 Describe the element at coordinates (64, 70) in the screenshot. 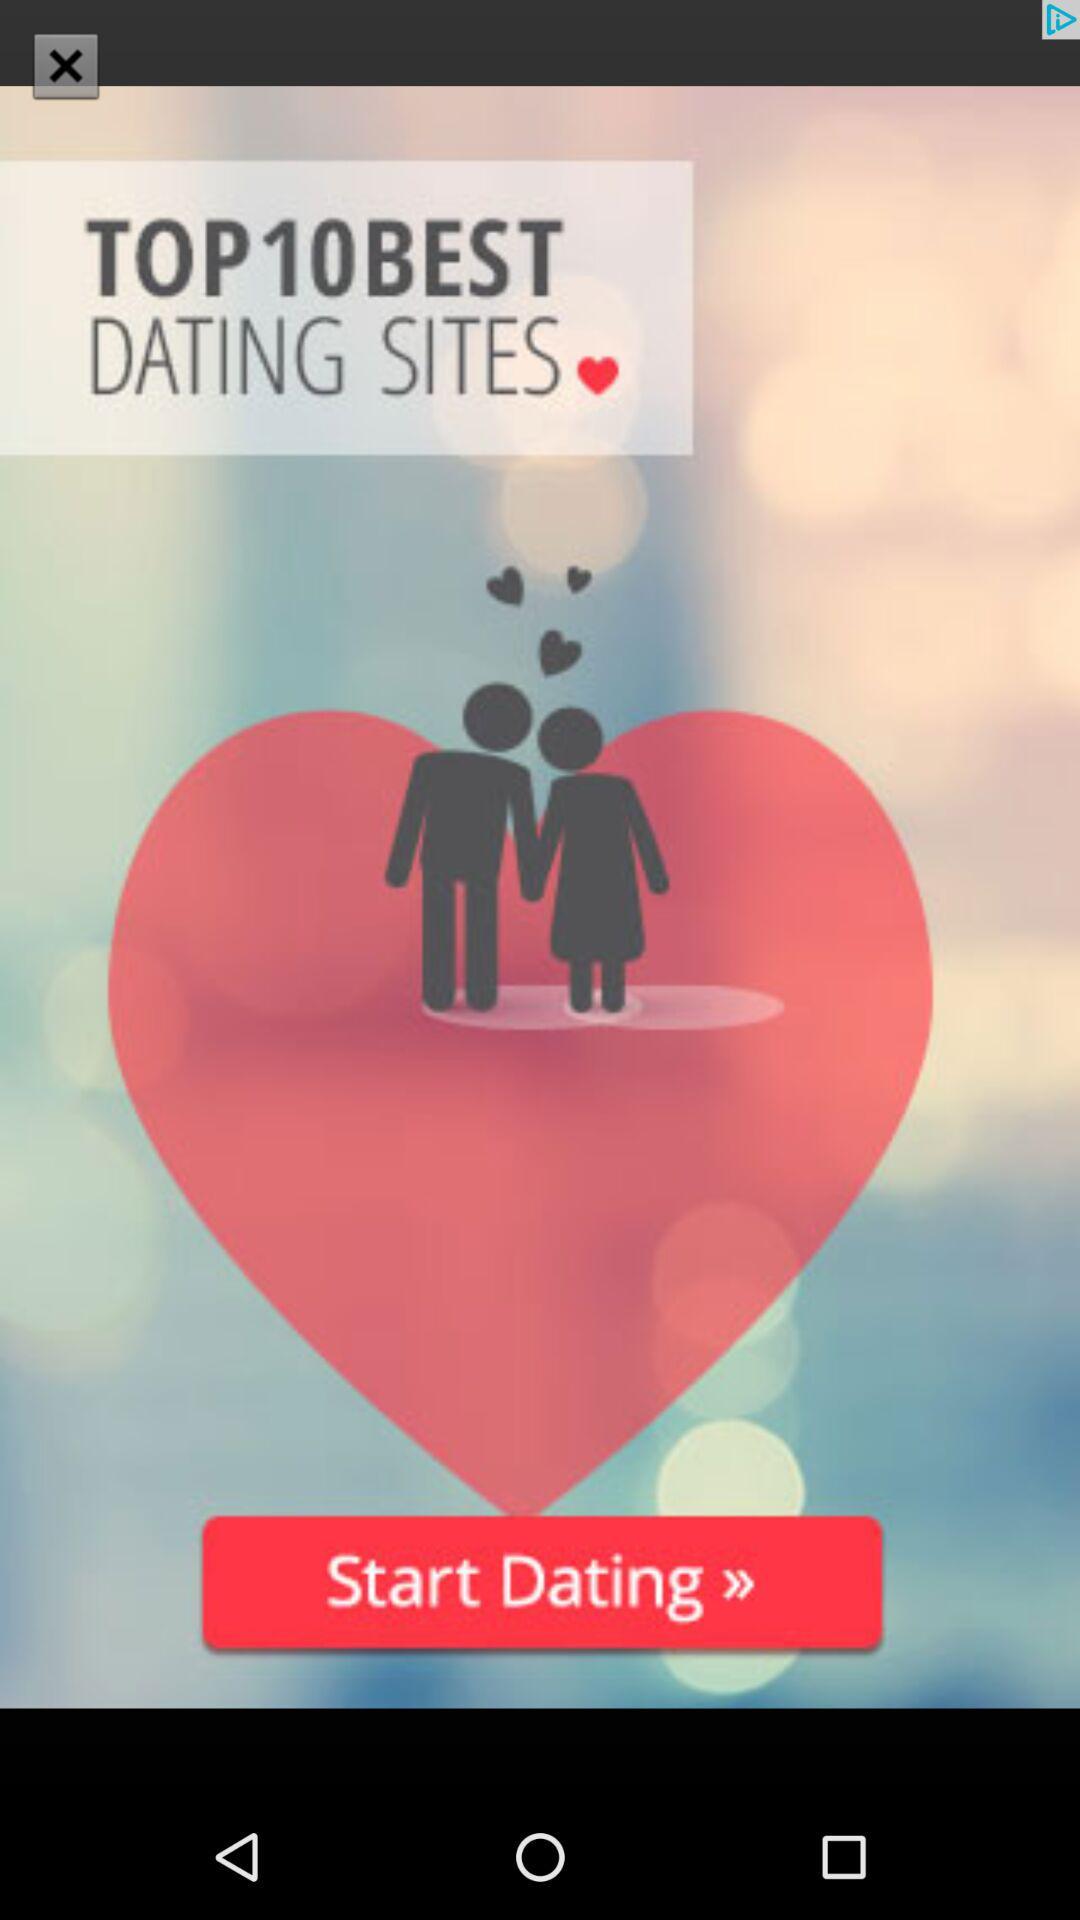

I see `the close icon` at that location.